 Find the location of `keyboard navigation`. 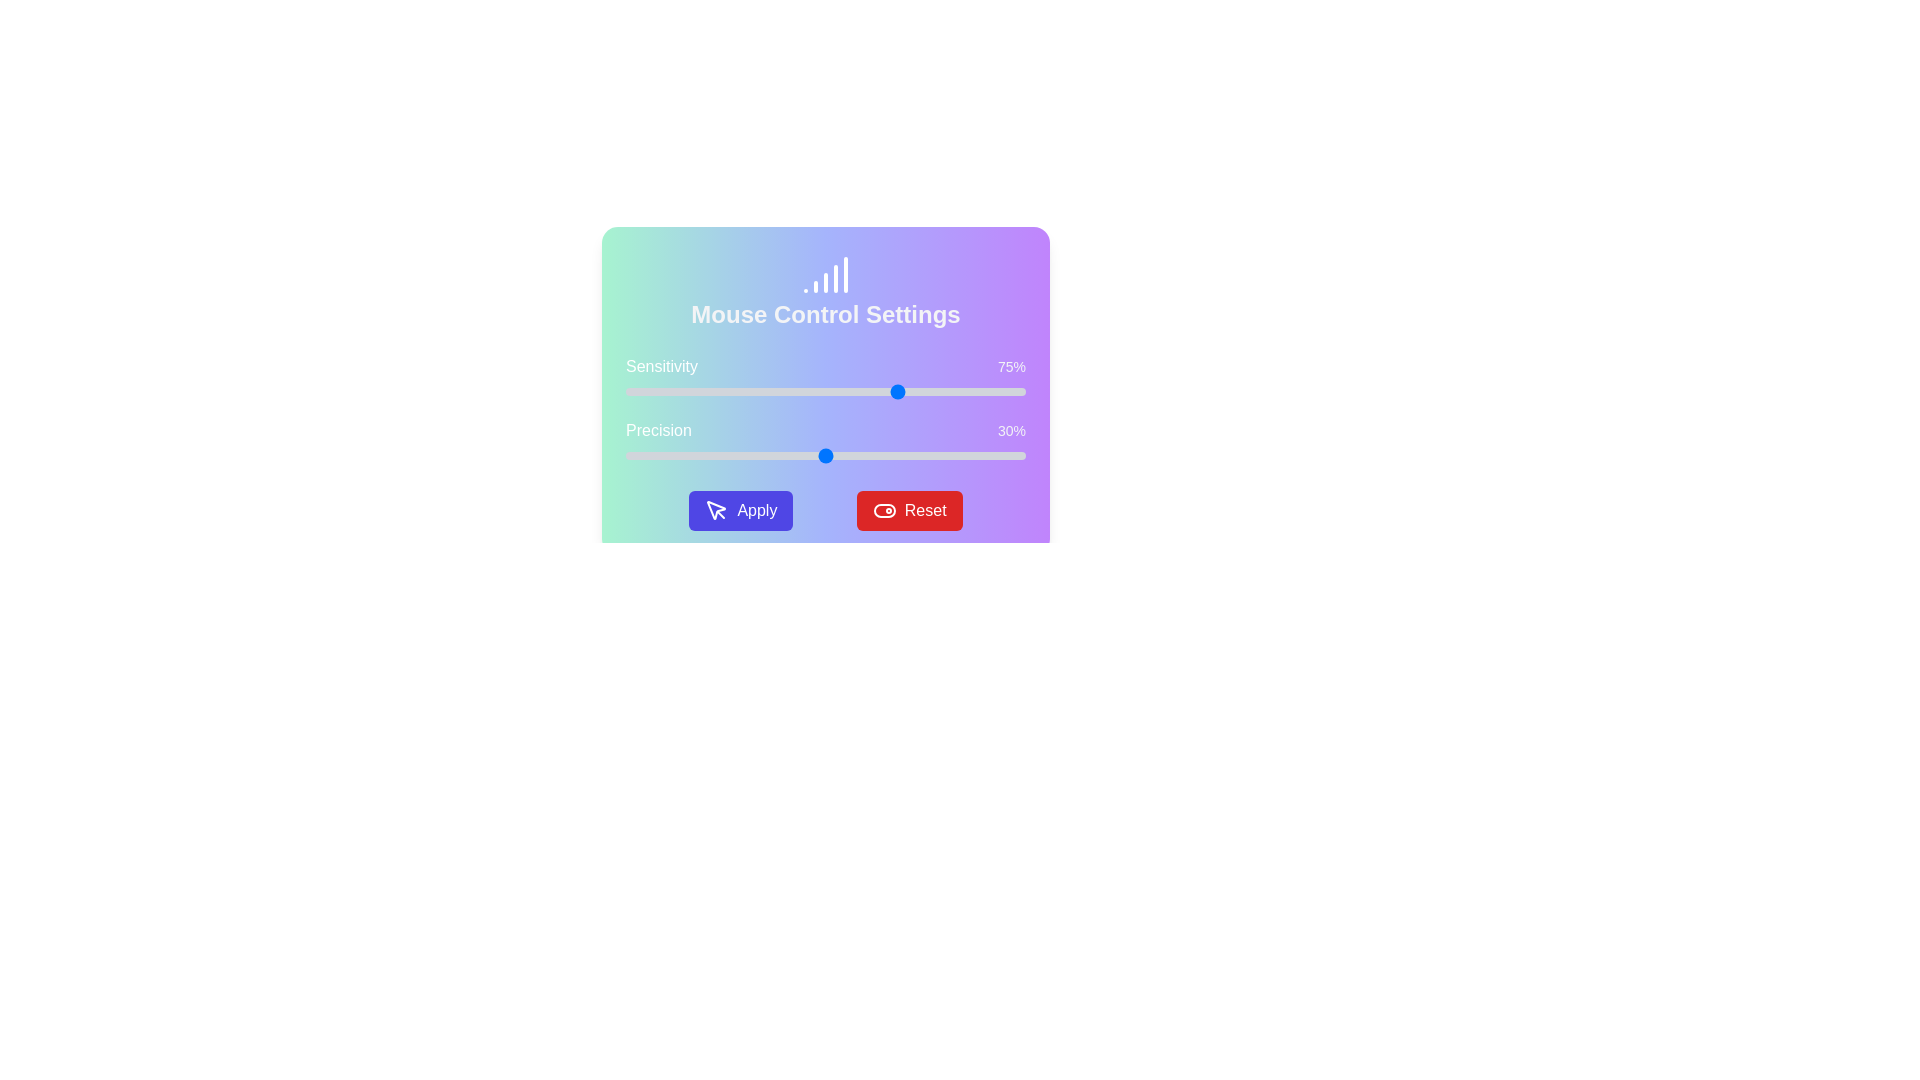

keyboard navigation is located at coordinates (883, 509).